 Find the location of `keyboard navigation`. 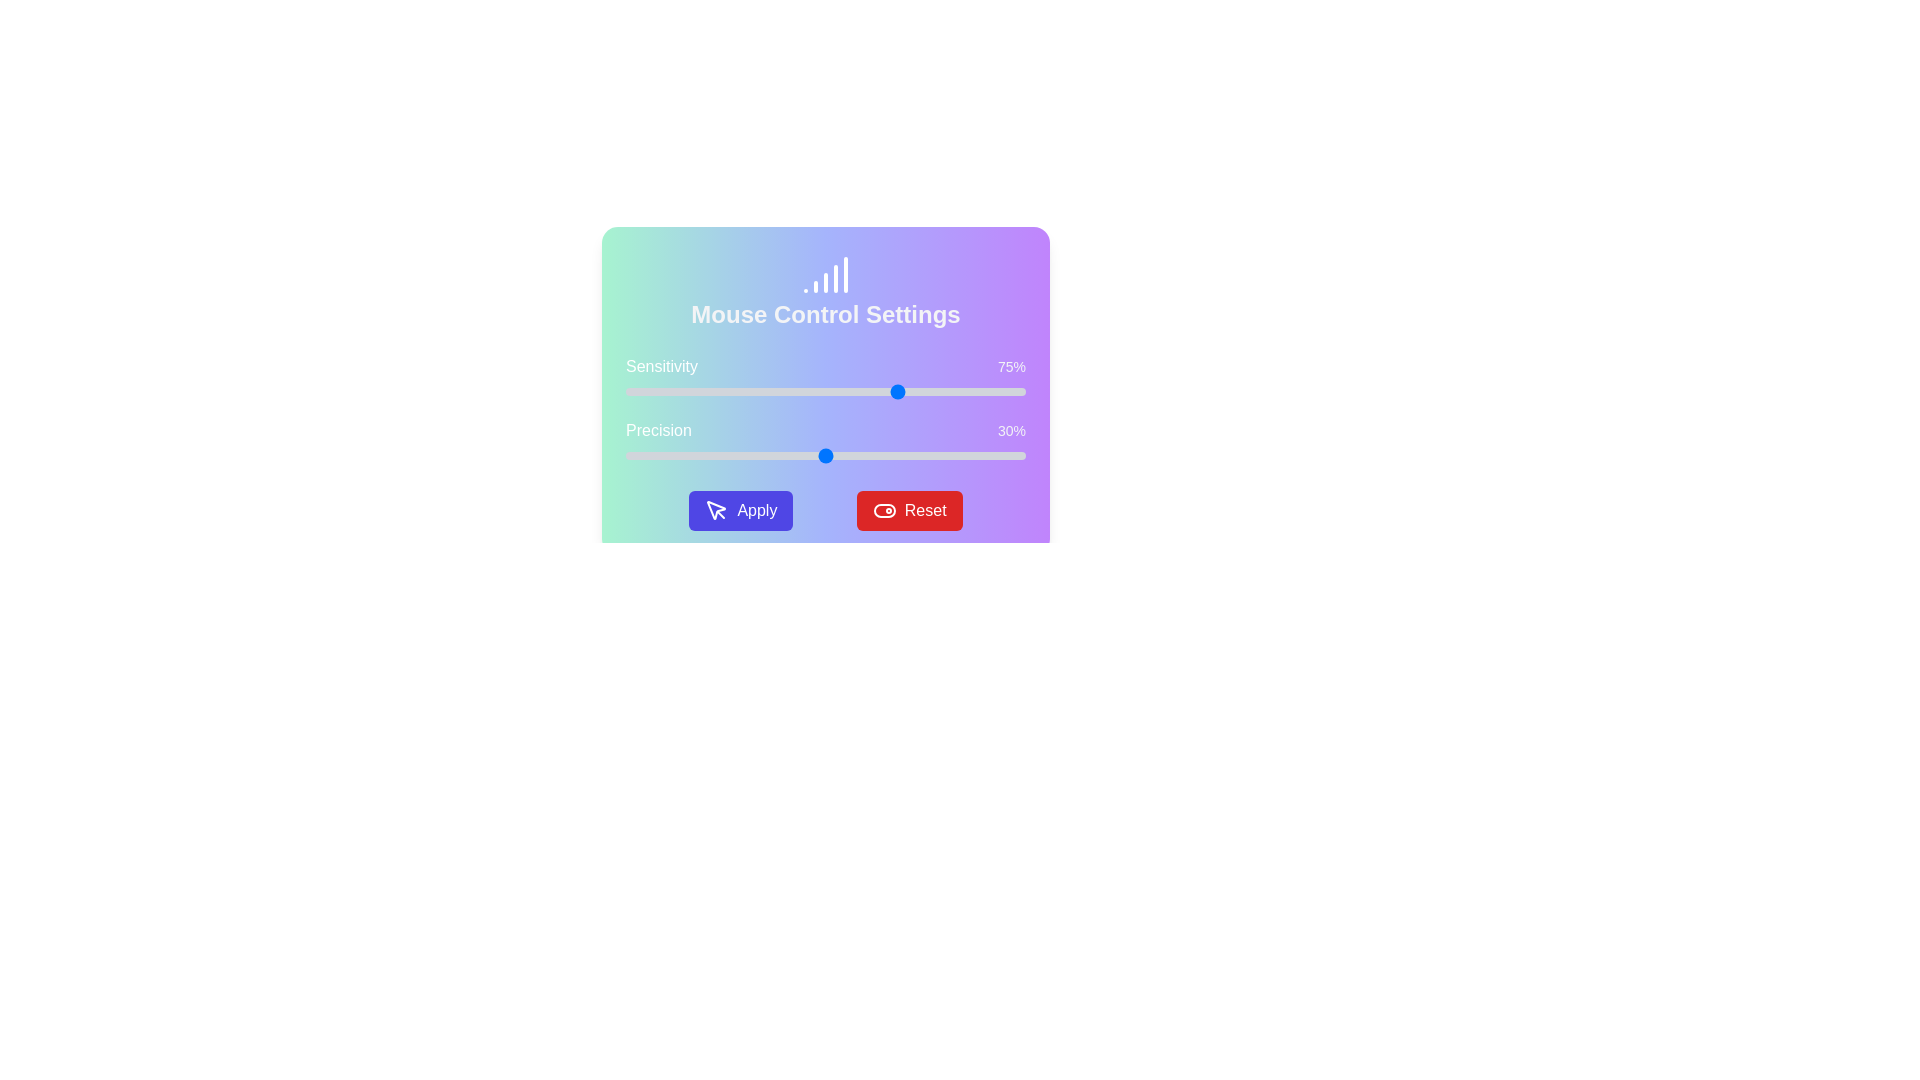

keyboard navigation is located at coordinates (883, 509).